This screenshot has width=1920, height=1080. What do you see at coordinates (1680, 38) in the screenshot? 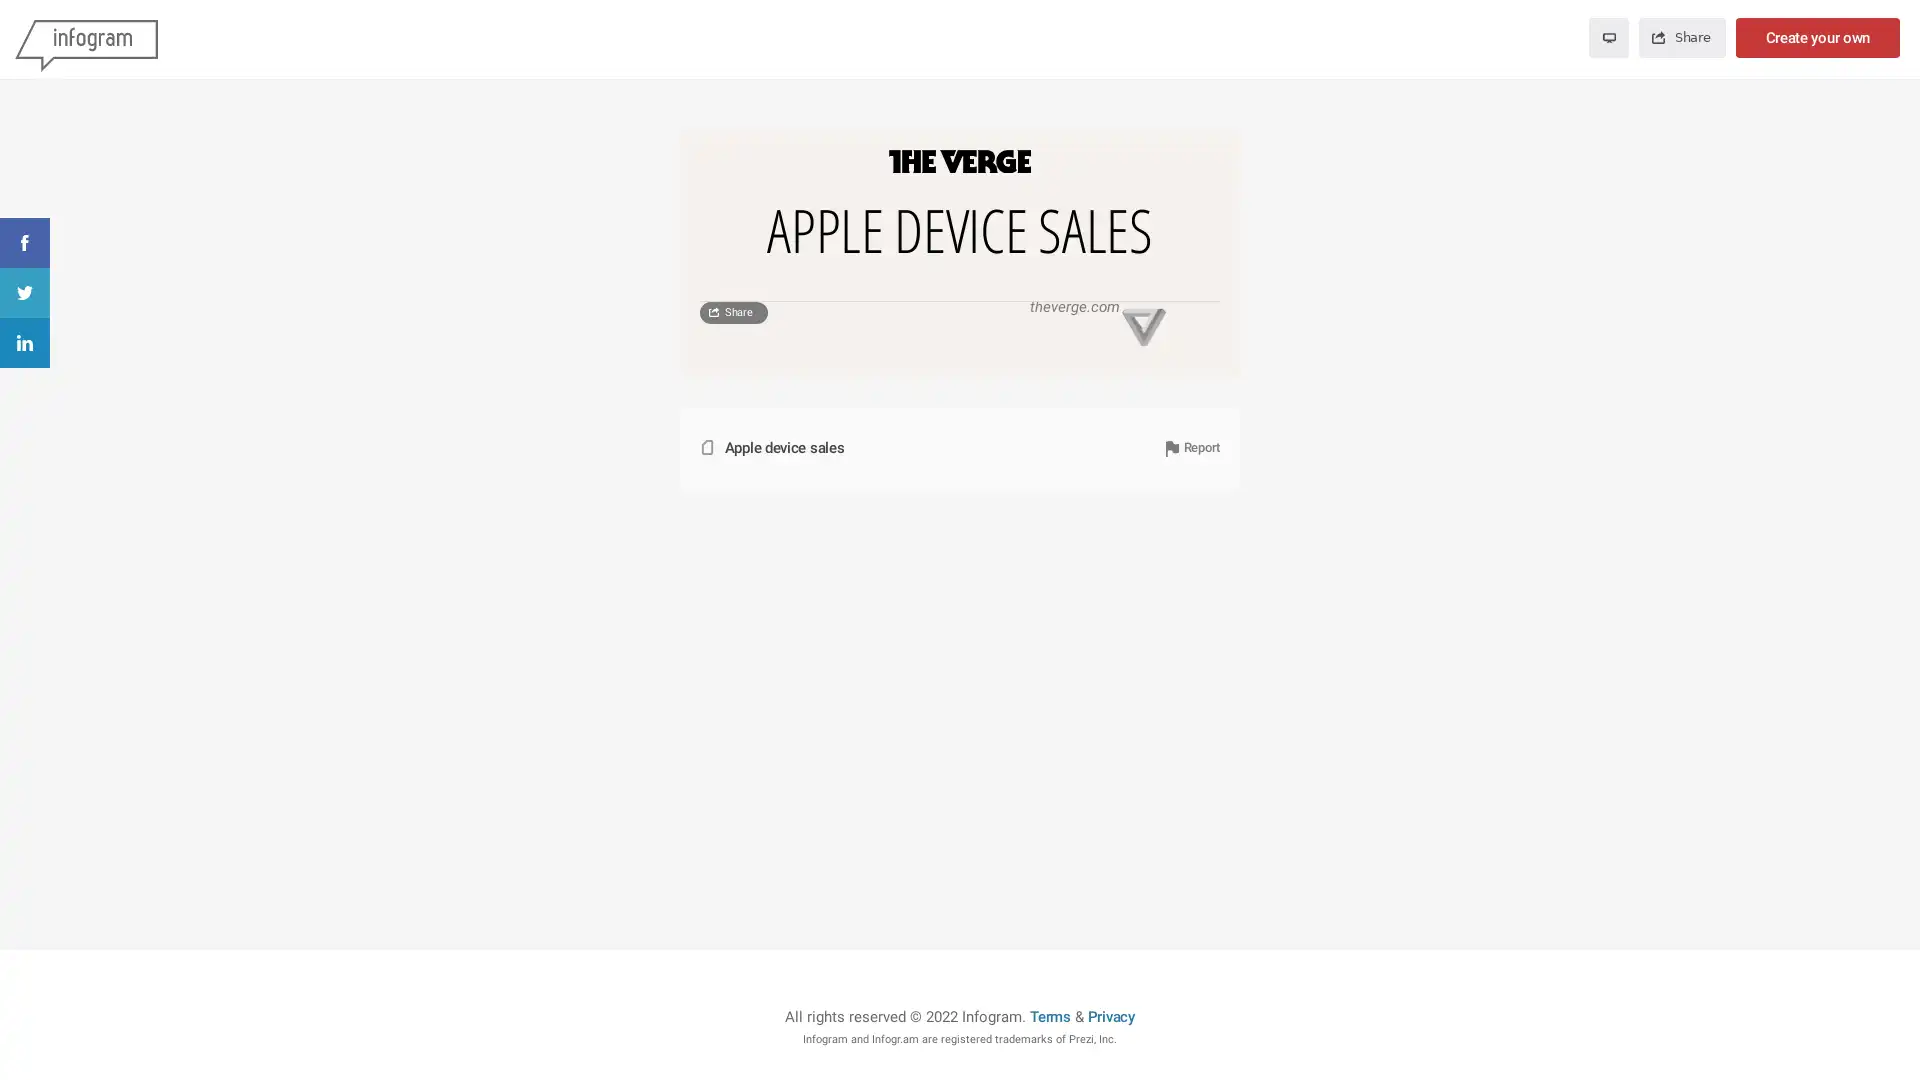
I see `Share` at bounding box center [1680, 38].